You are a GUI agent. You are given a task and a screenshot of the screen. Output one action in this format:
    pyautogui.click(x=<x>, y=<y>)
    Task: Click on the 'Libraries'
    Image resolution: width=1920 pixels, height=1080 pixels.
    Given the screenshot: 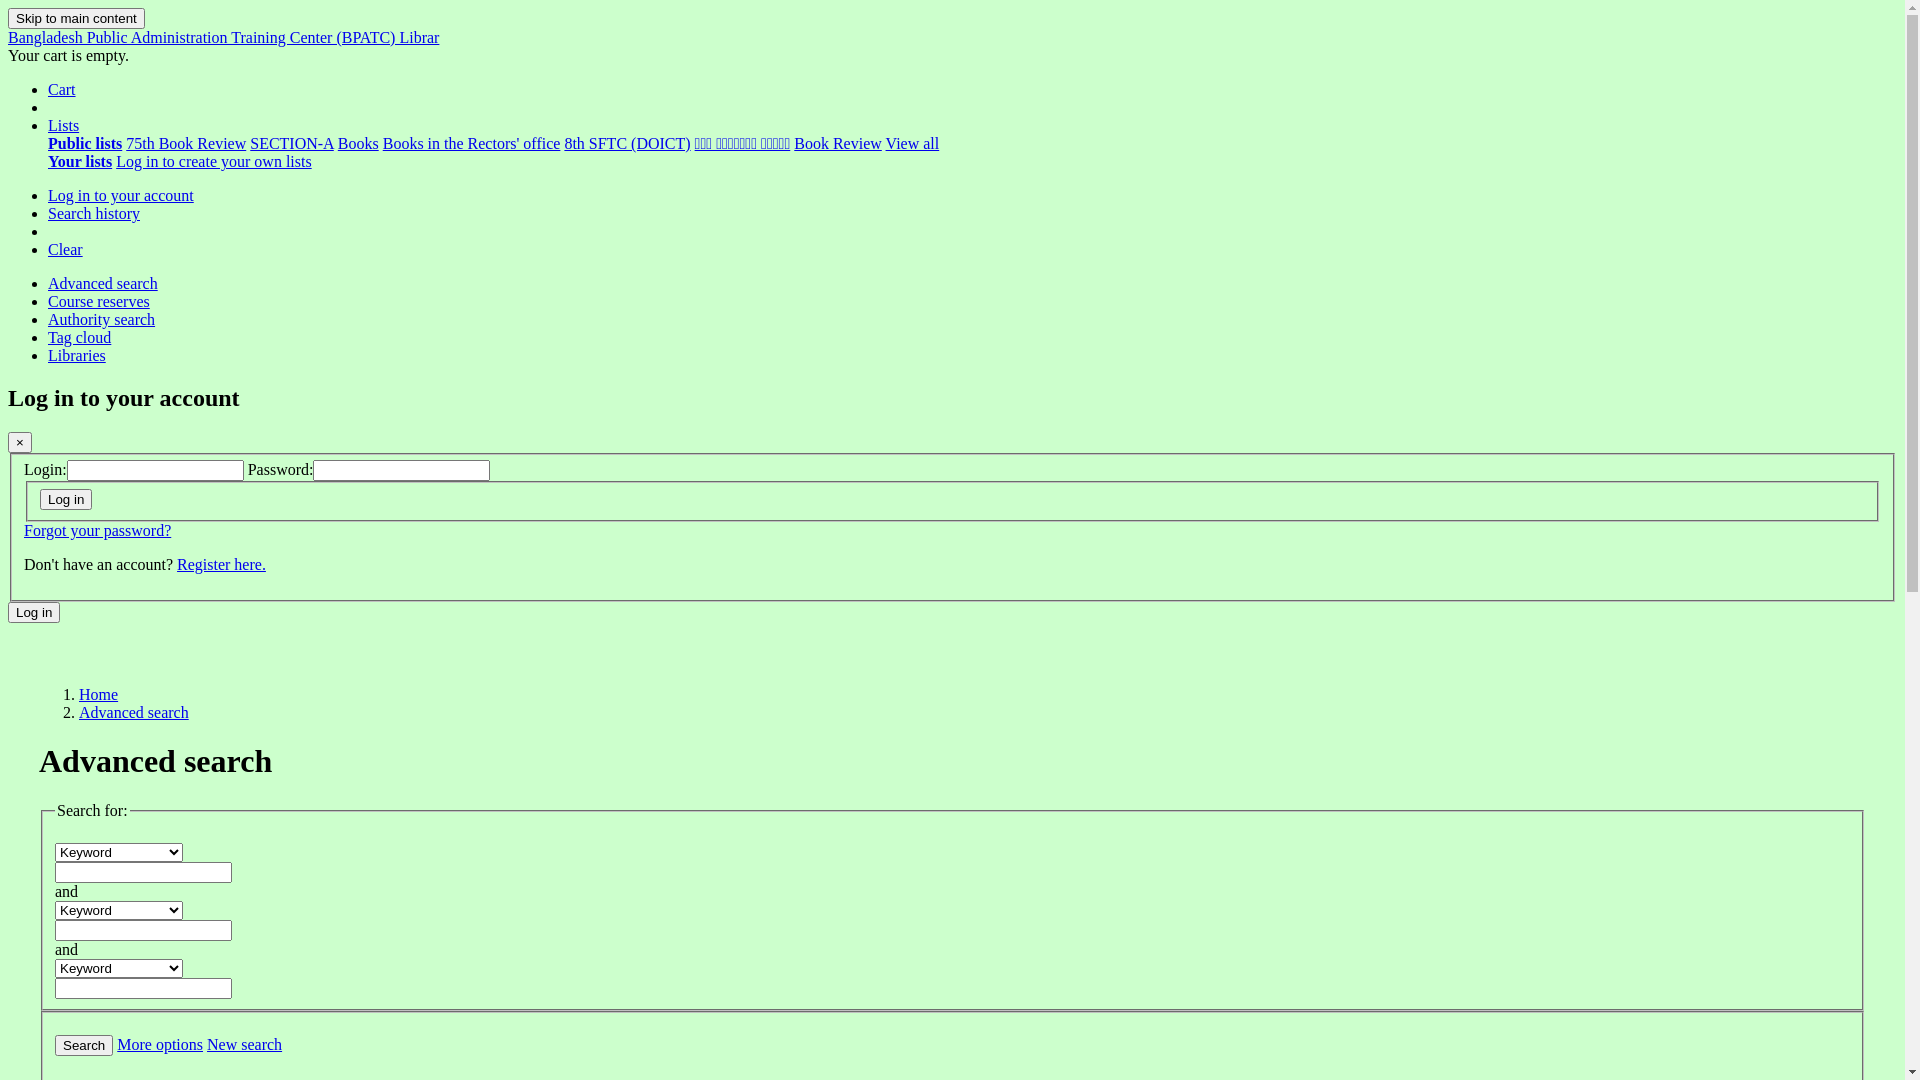 What is the action you would take?
    pyautogui.click(x=76, y=354)
    